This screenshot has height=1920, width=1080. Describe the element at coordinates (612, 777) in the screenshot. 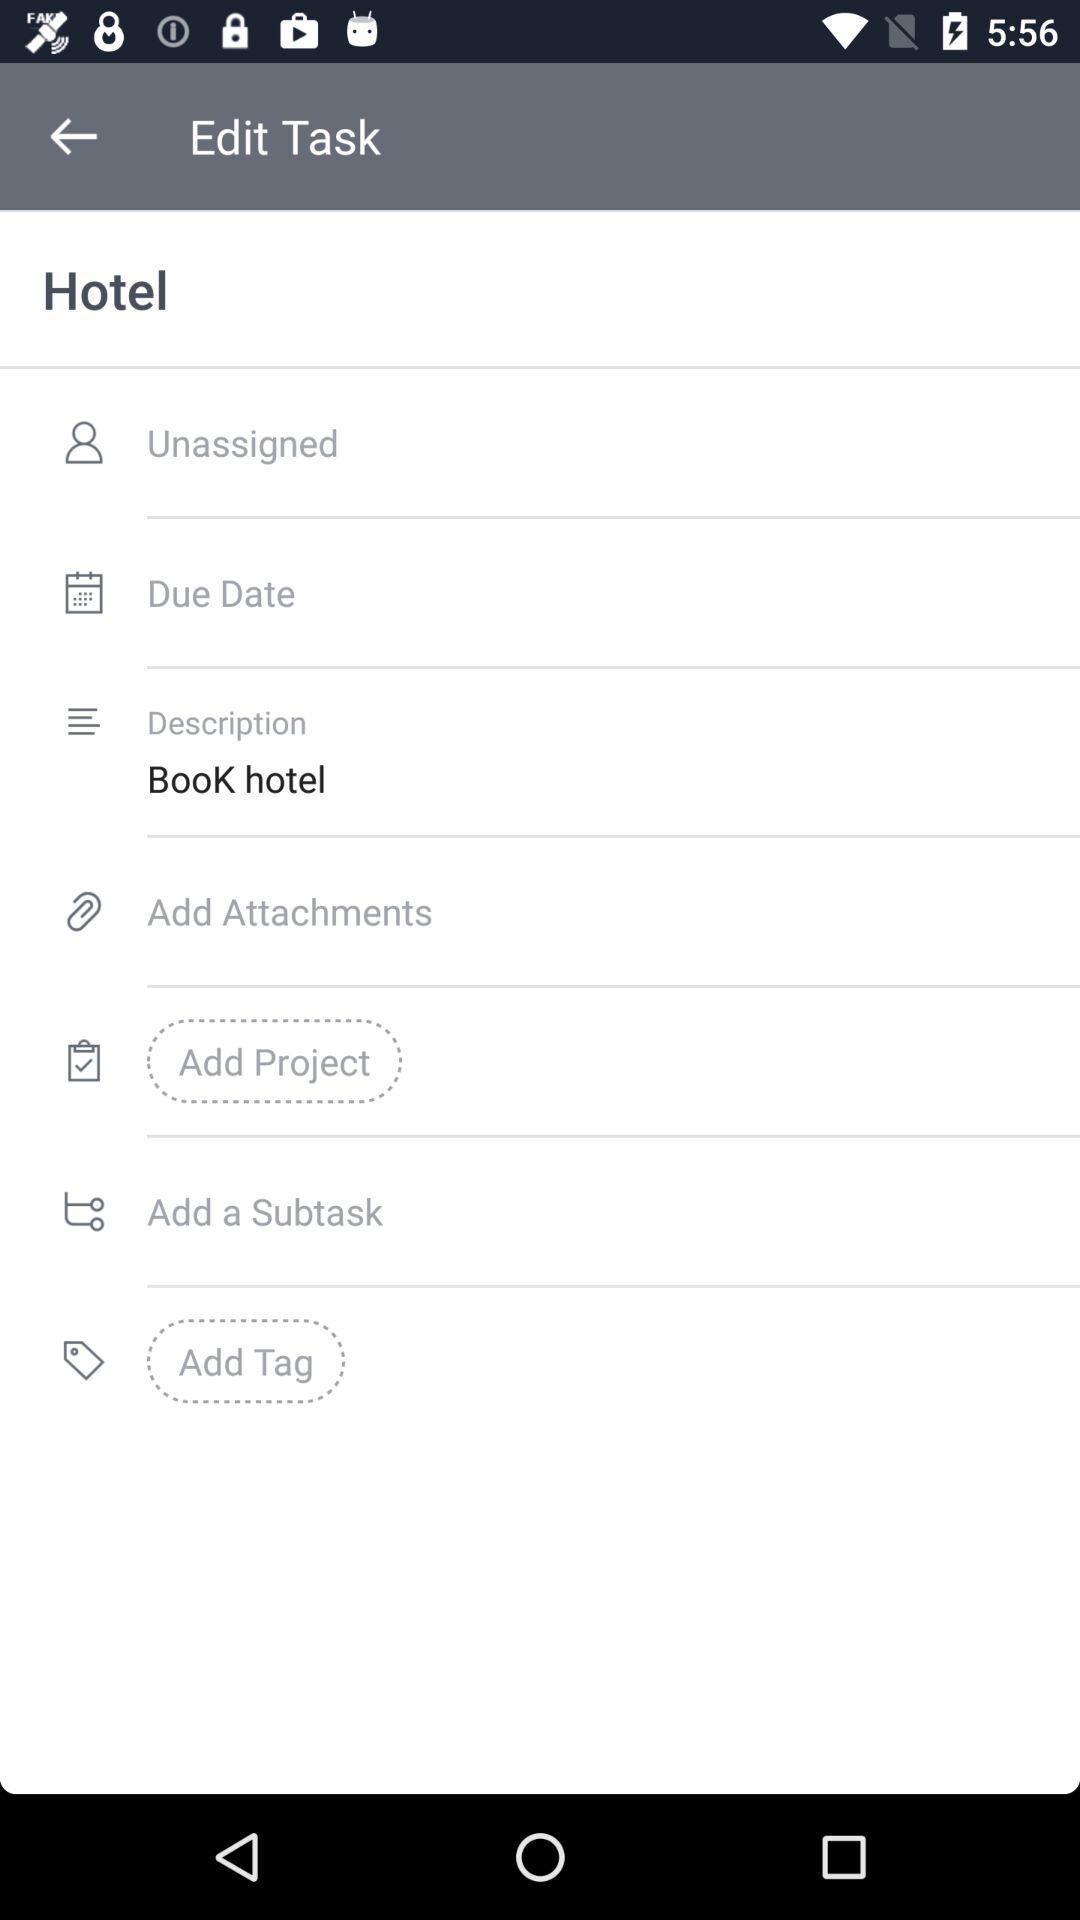

I see `the text book hotel` at that location.